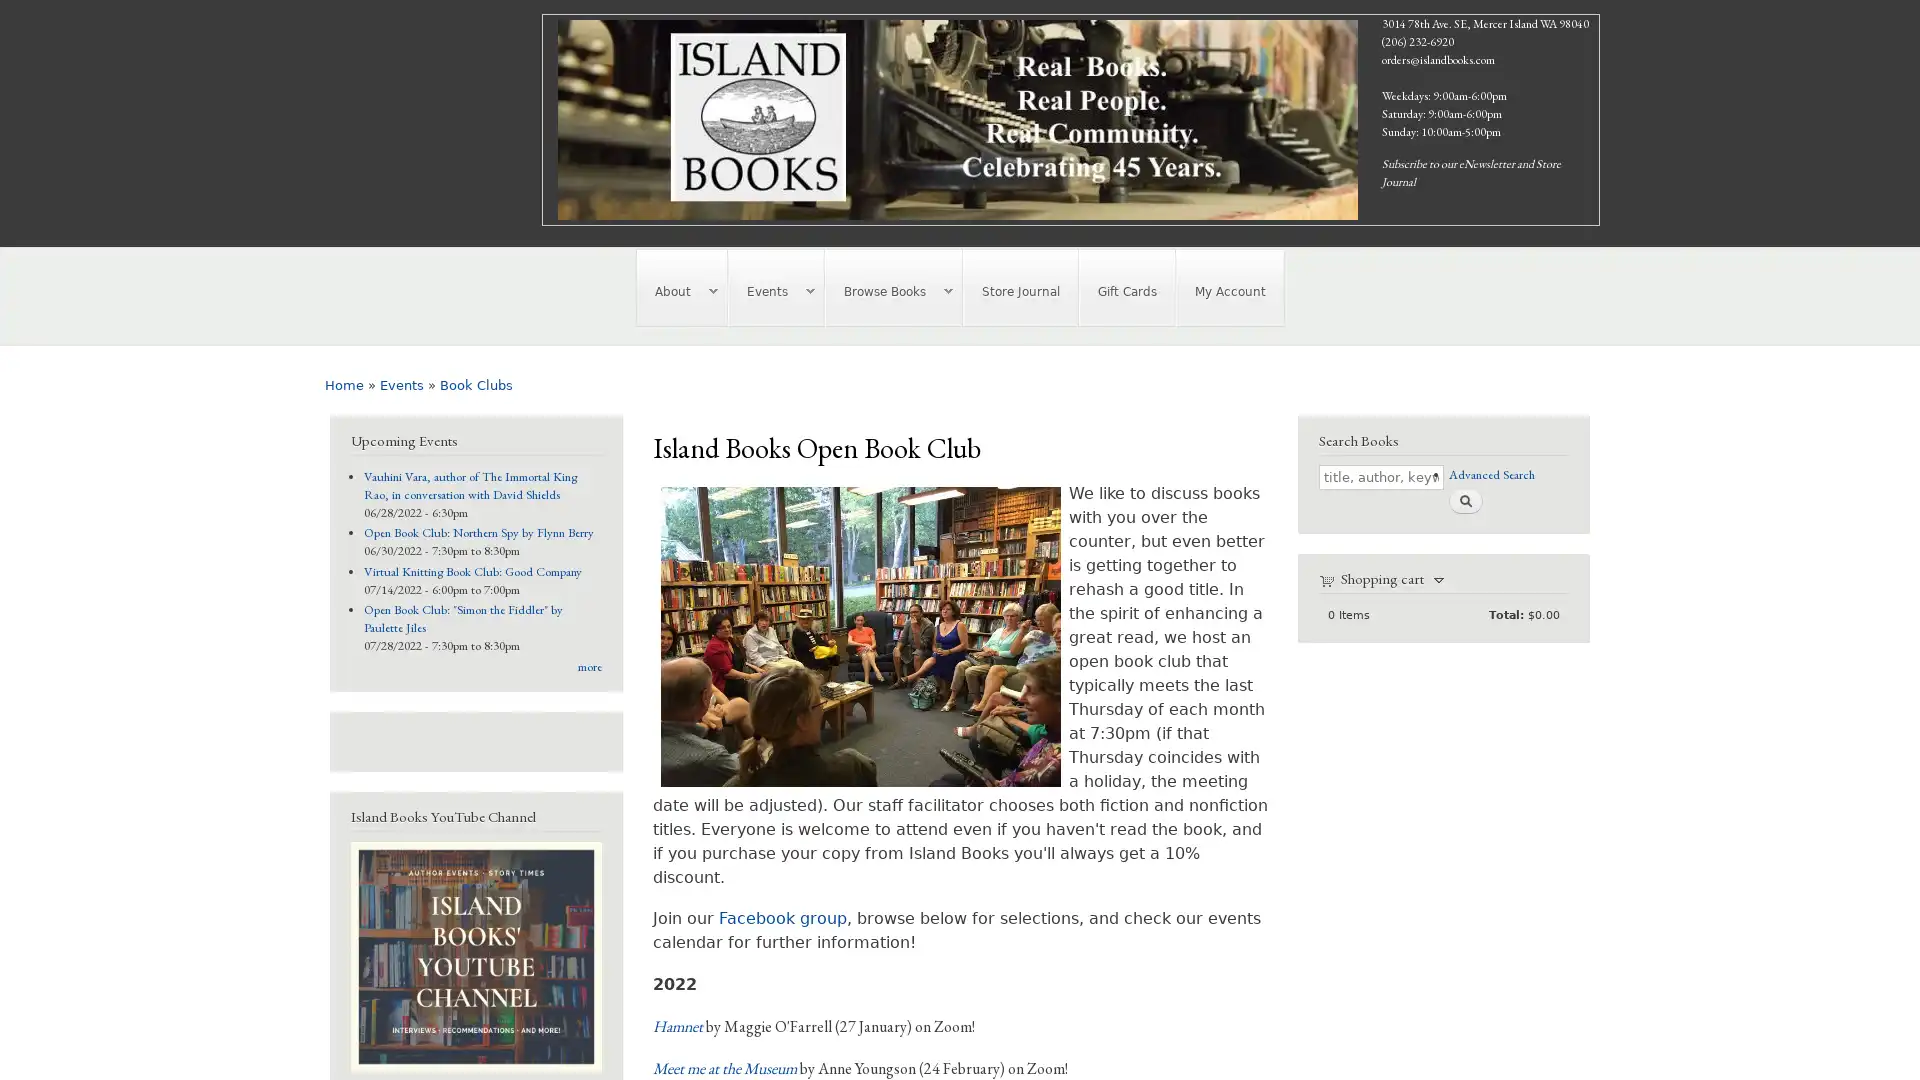 The image size is (1920, 1080). Describe the element at coordinates (1464, 499) in the screenshot. I see `Search` at that location.